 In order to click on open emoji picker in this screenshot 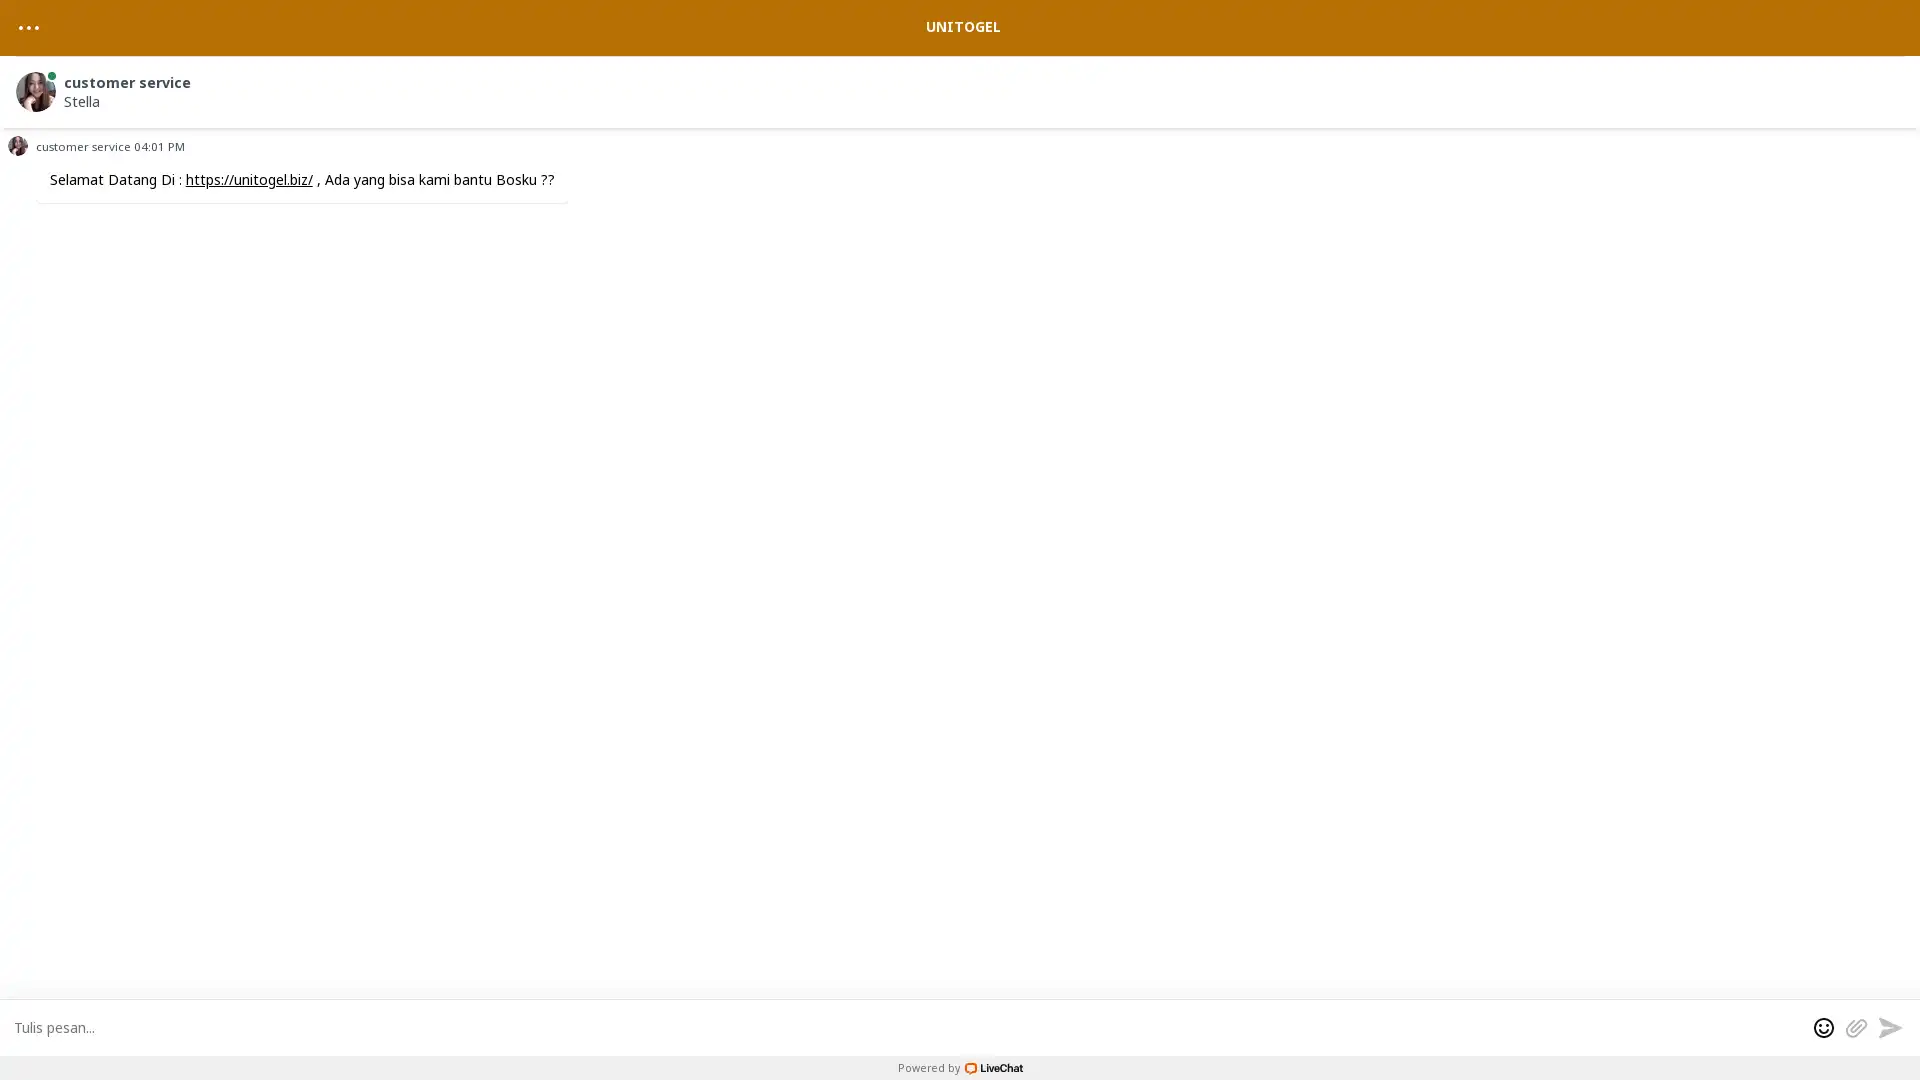, I will do `click(1824, 1026)`.